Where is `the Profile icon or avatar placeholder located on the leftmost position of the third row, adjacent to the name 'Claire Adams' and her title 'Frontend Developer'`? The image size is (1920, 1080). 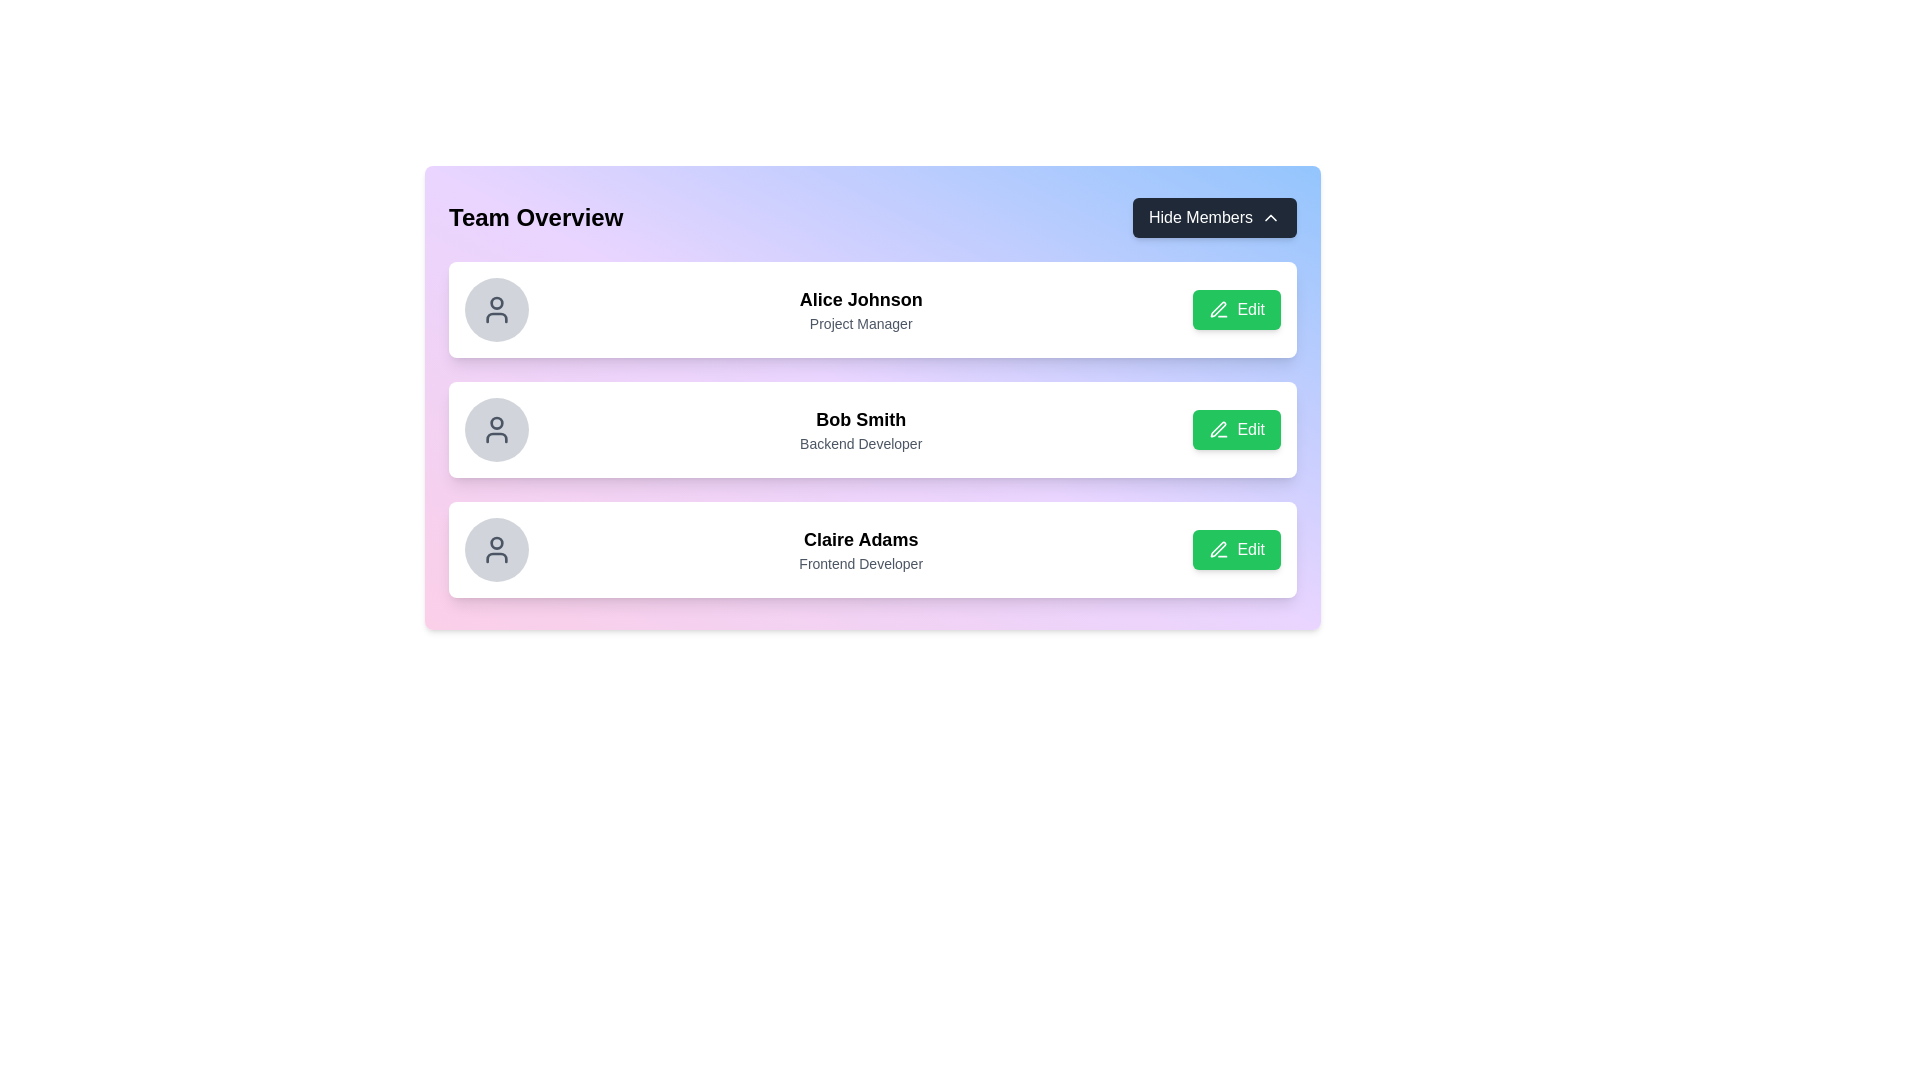 the Profile icon or avatar placeholder located on the leftmost position of the third row, adjacent to the name 'Claire Adams' and her title 'Frontend Developer' is located at coordinates (497, 550).